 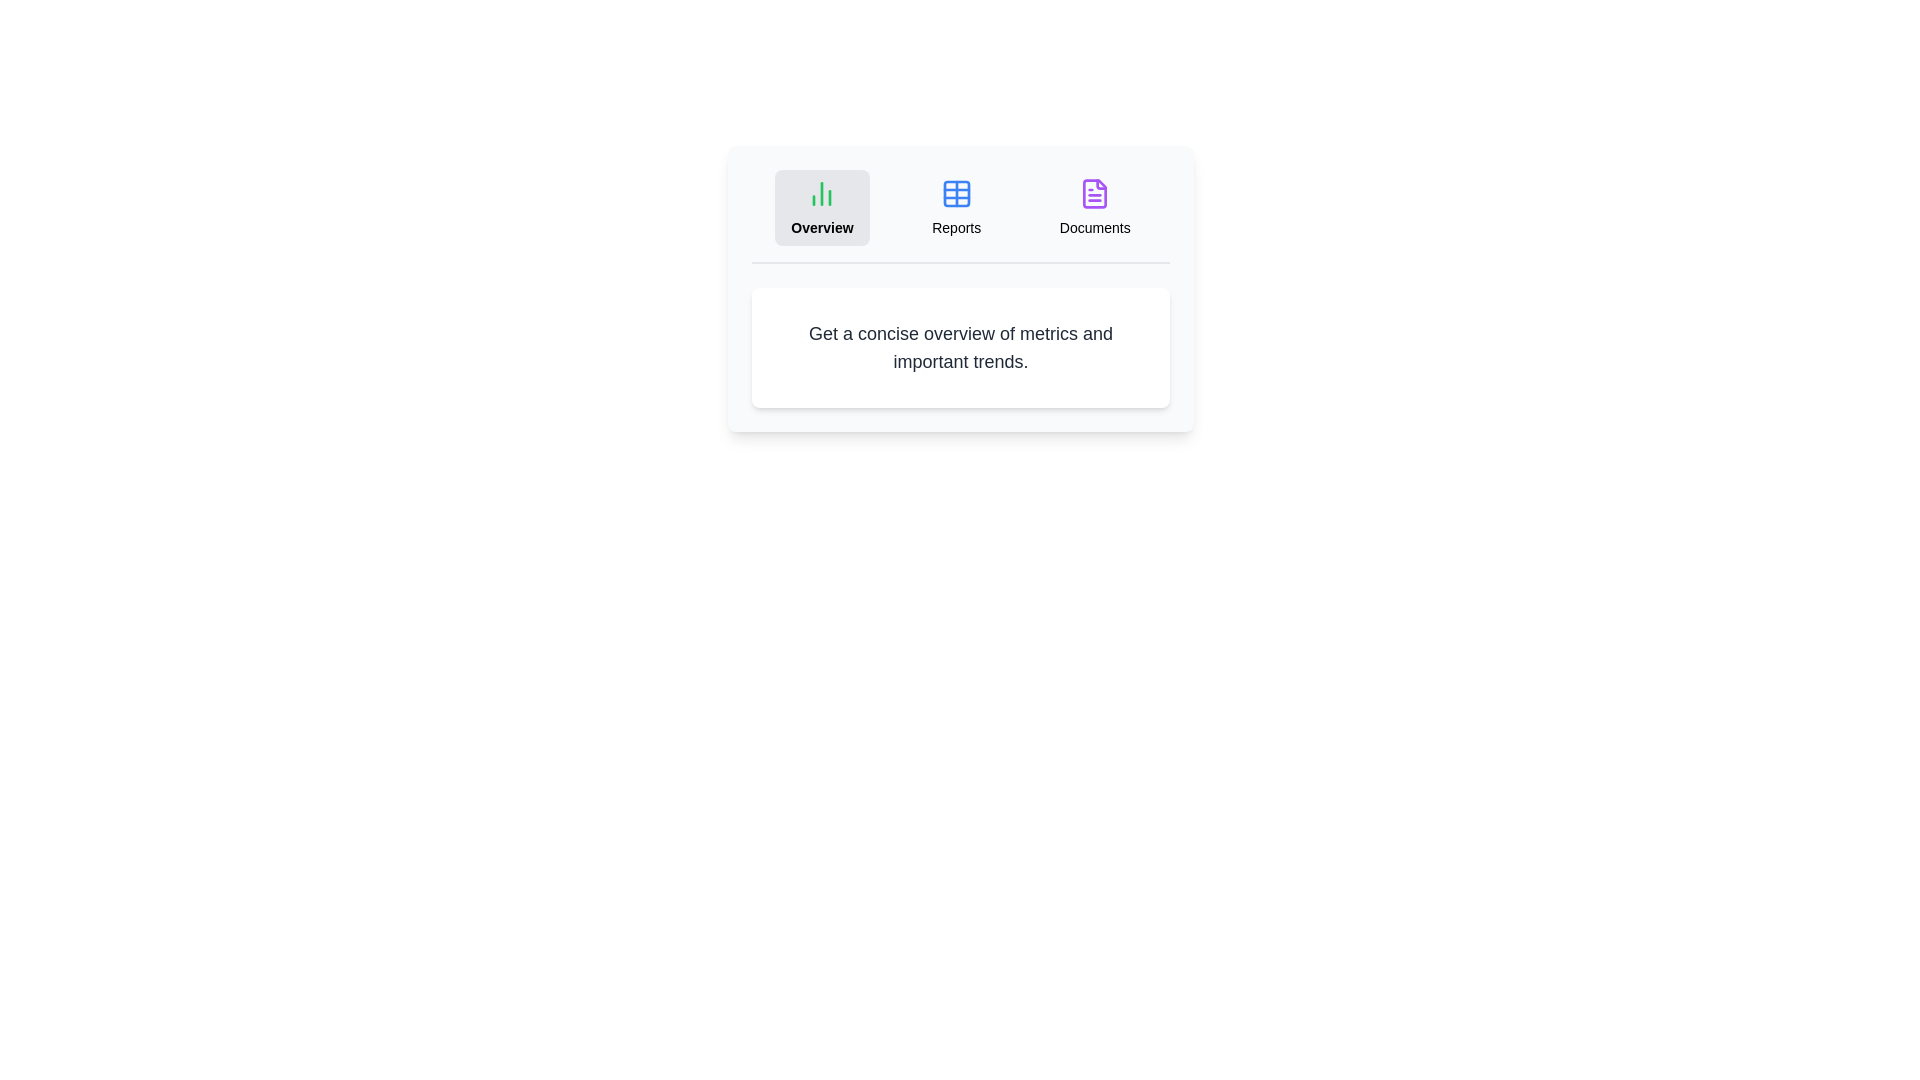 What do you see at coordinates (954, 193) in the screenshot?
I see `the icon of the Reports tab` at bounding box center [954, 193].